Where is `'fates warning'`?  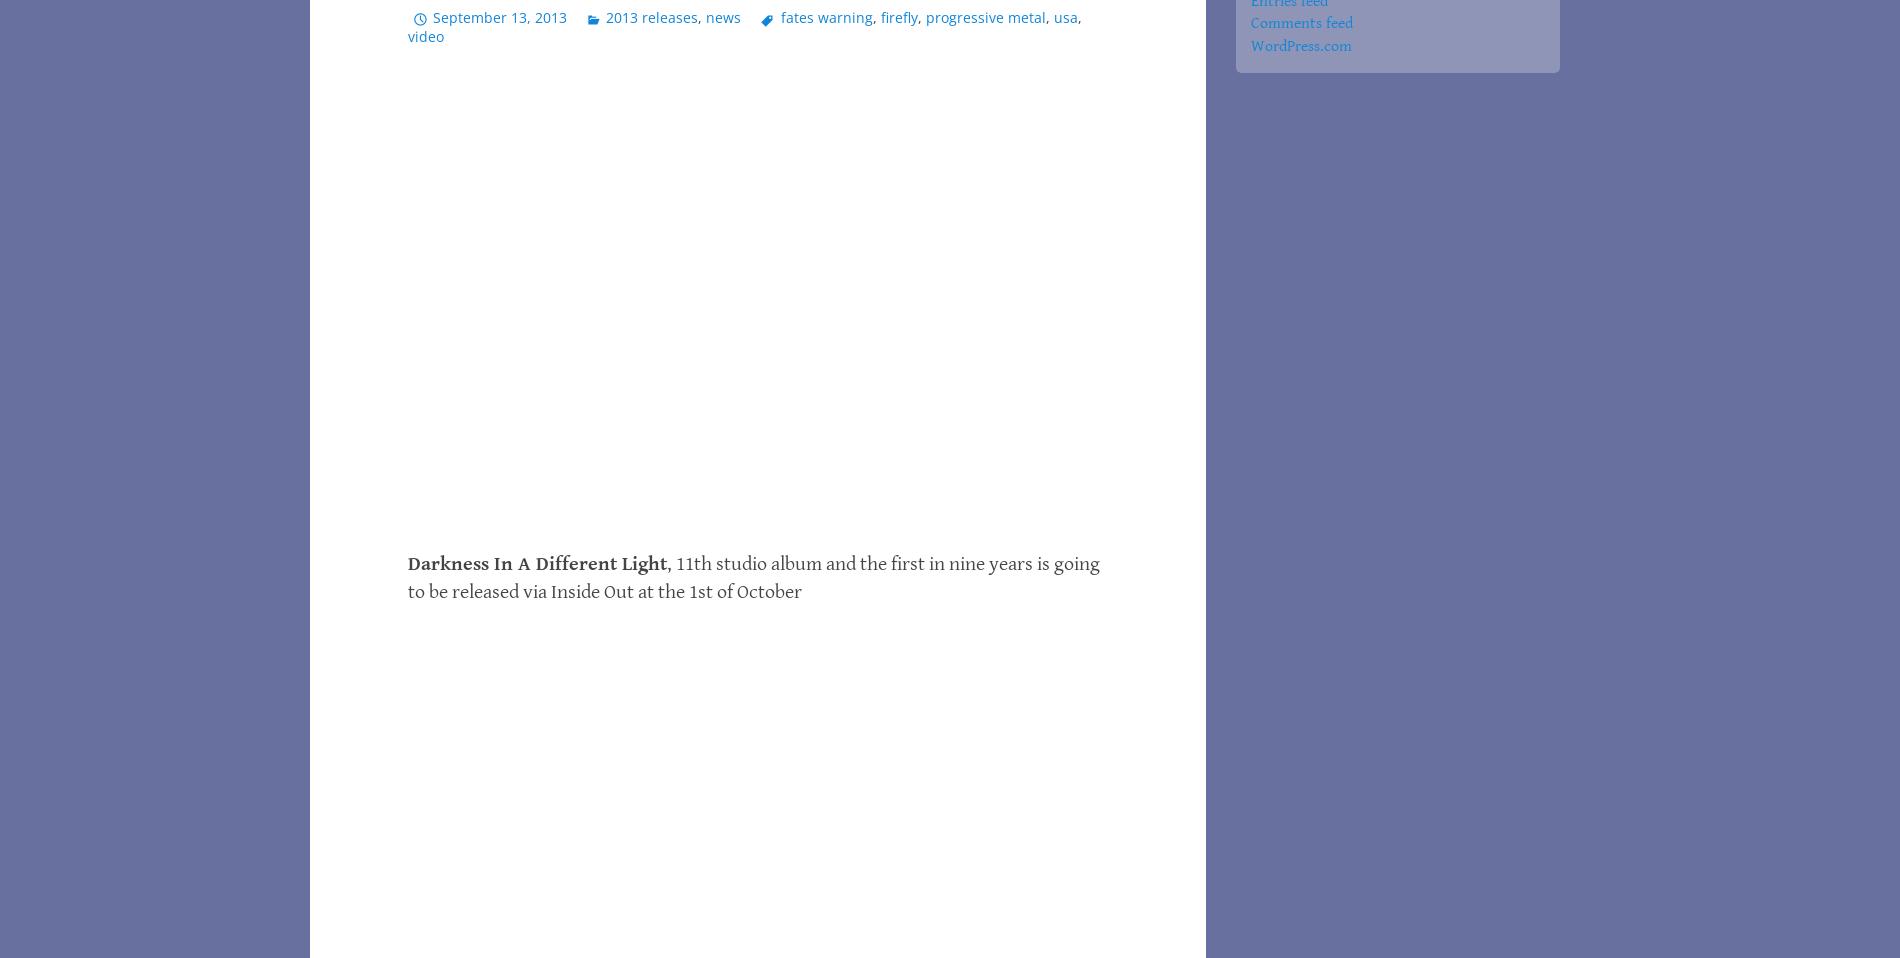 'fates warning' is located at coordinates (824, 15).